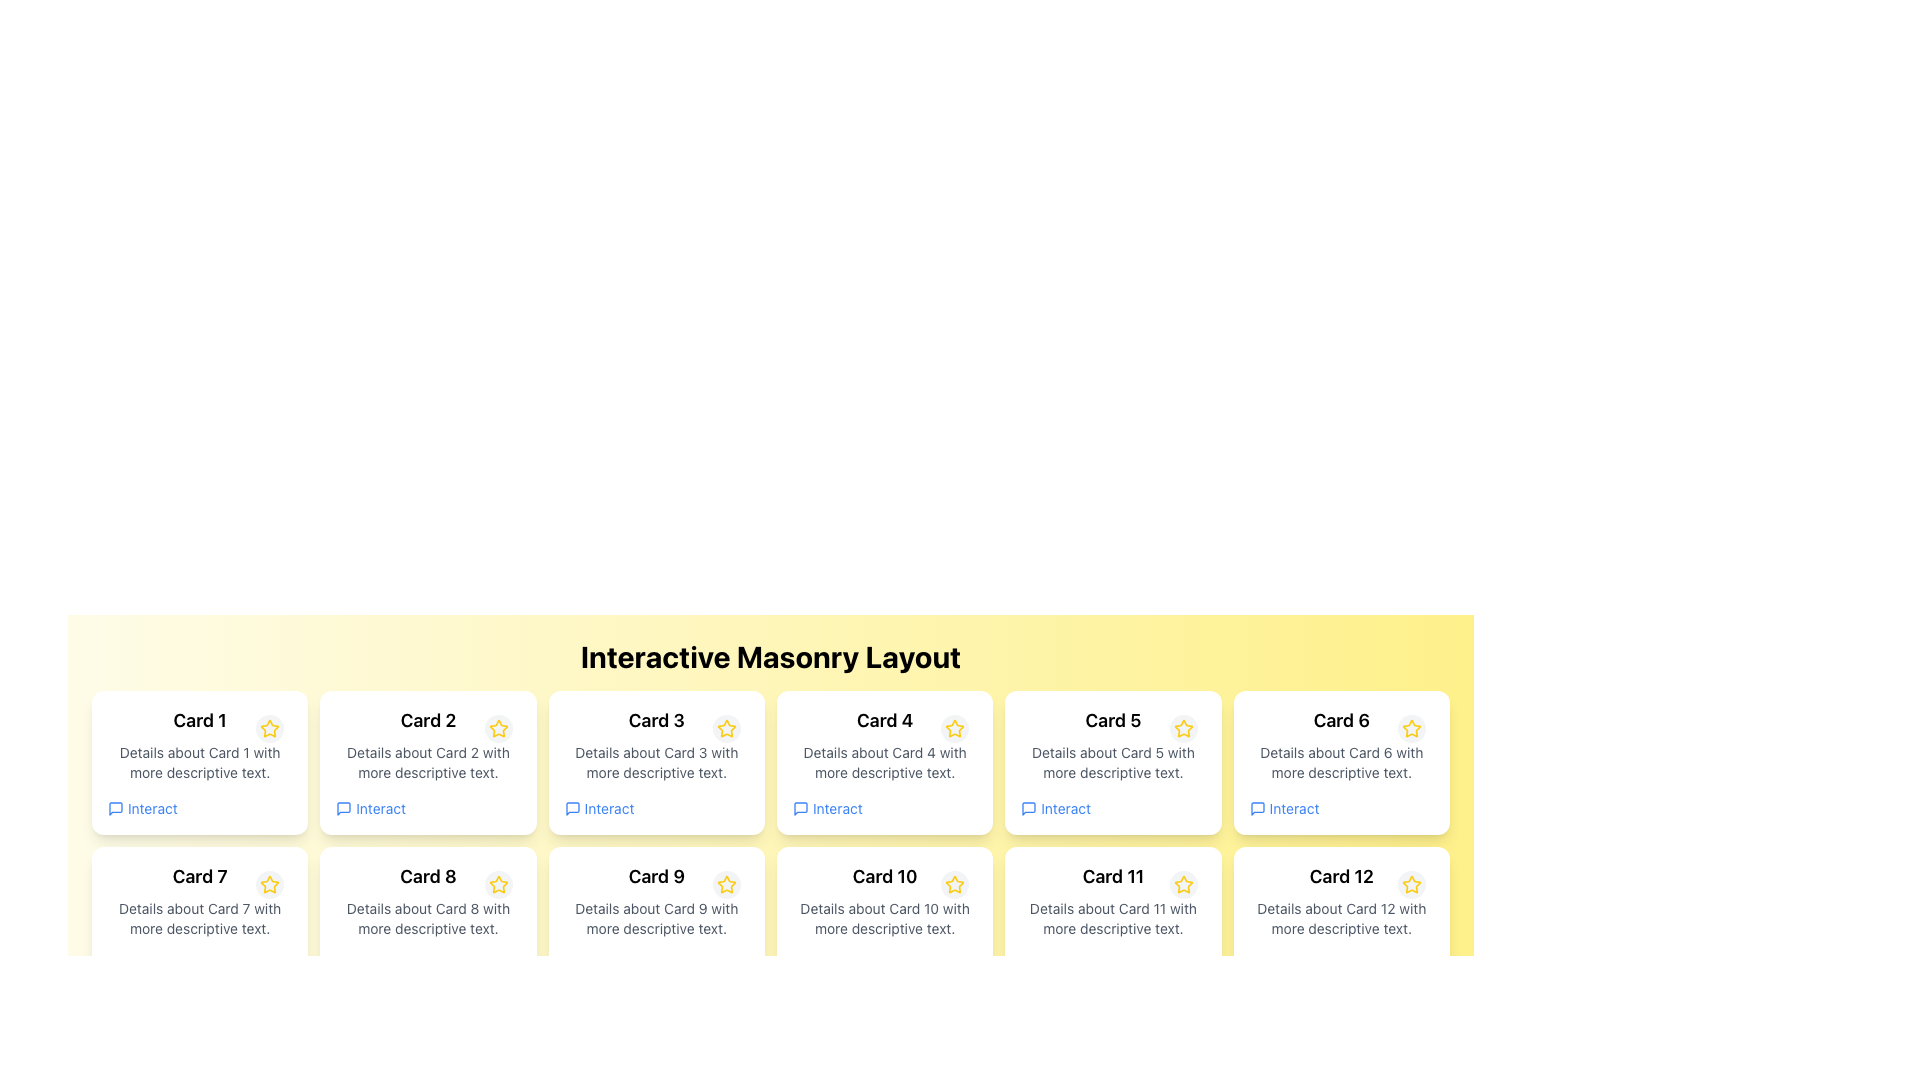 The width and height of the screenshot is (1920, 1080). Describe the element at coordinates (1183, 883) in the screenshot. I see `the star-shaped yellow icon located in the top-right corner of 'Card 11'` at that location.